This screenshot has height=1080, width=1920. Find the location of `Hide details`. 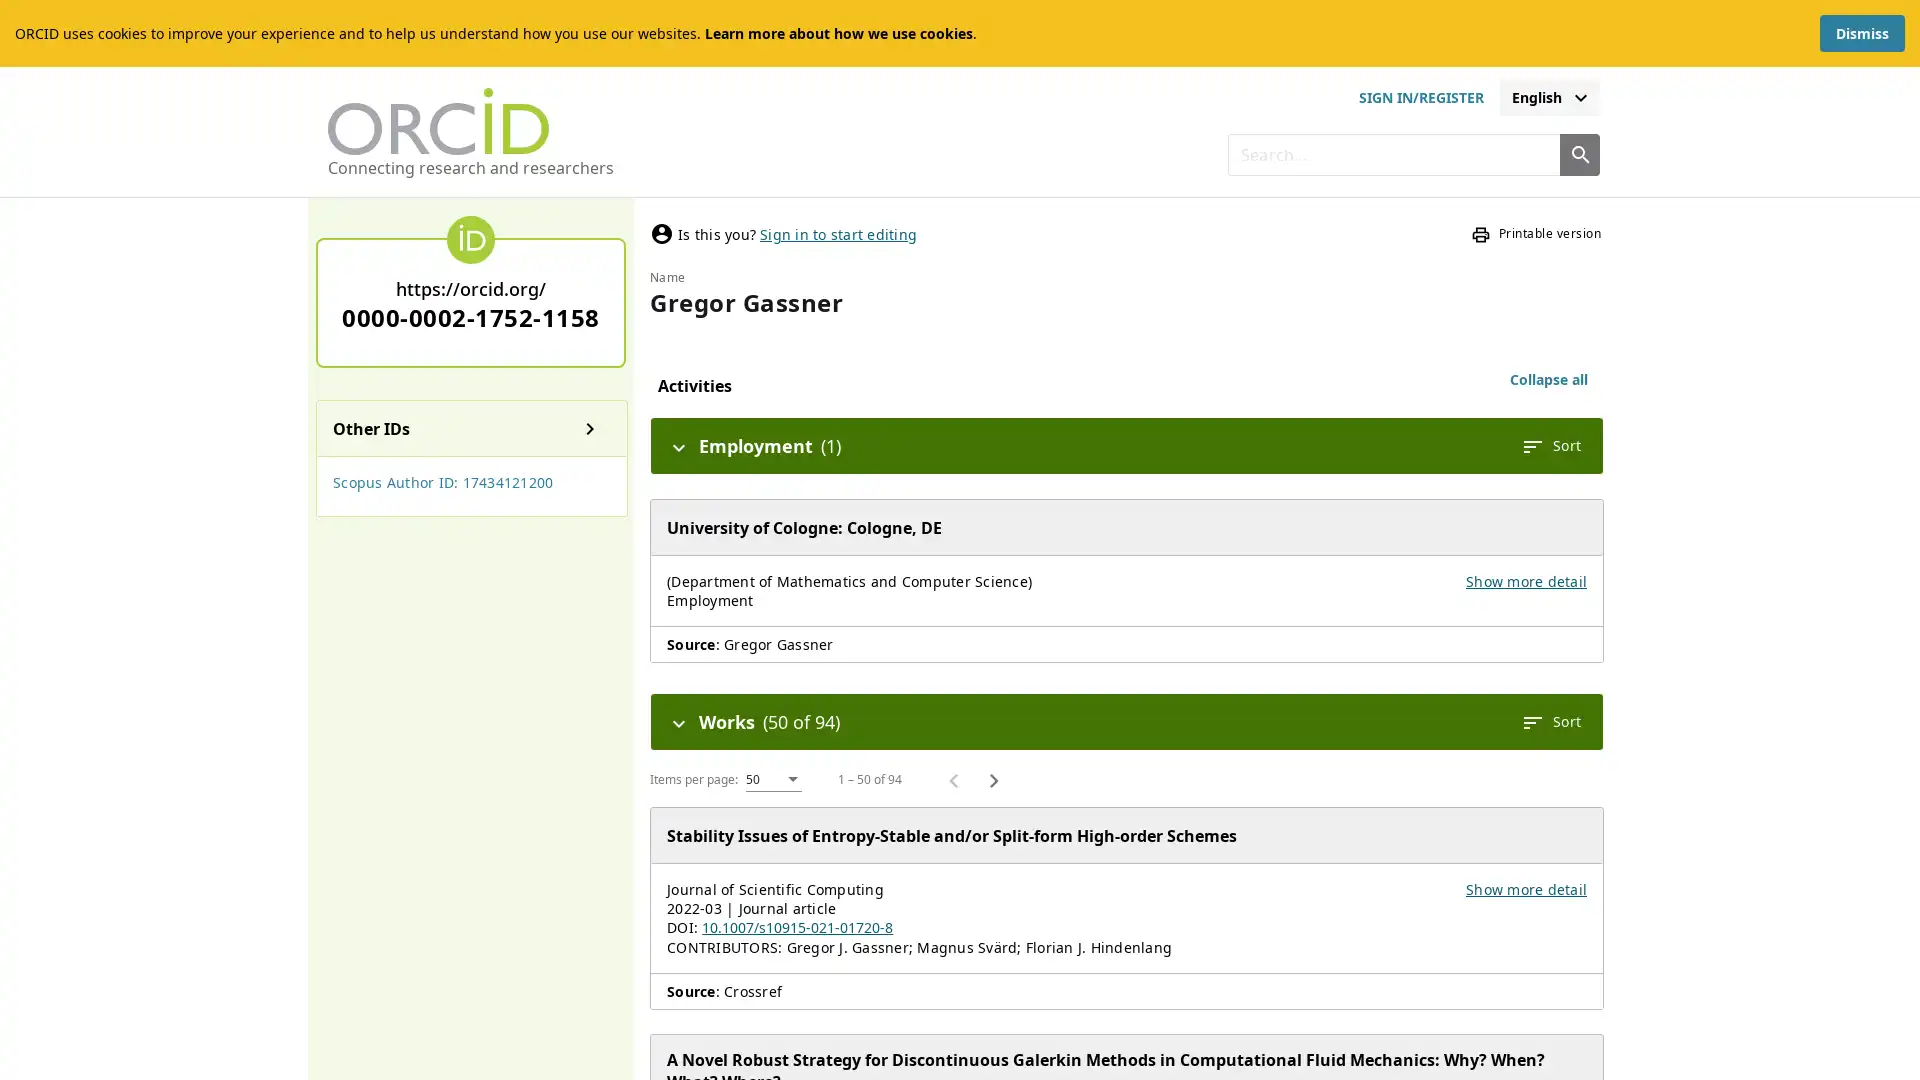

Hide details is located at coordinates (678, 721).